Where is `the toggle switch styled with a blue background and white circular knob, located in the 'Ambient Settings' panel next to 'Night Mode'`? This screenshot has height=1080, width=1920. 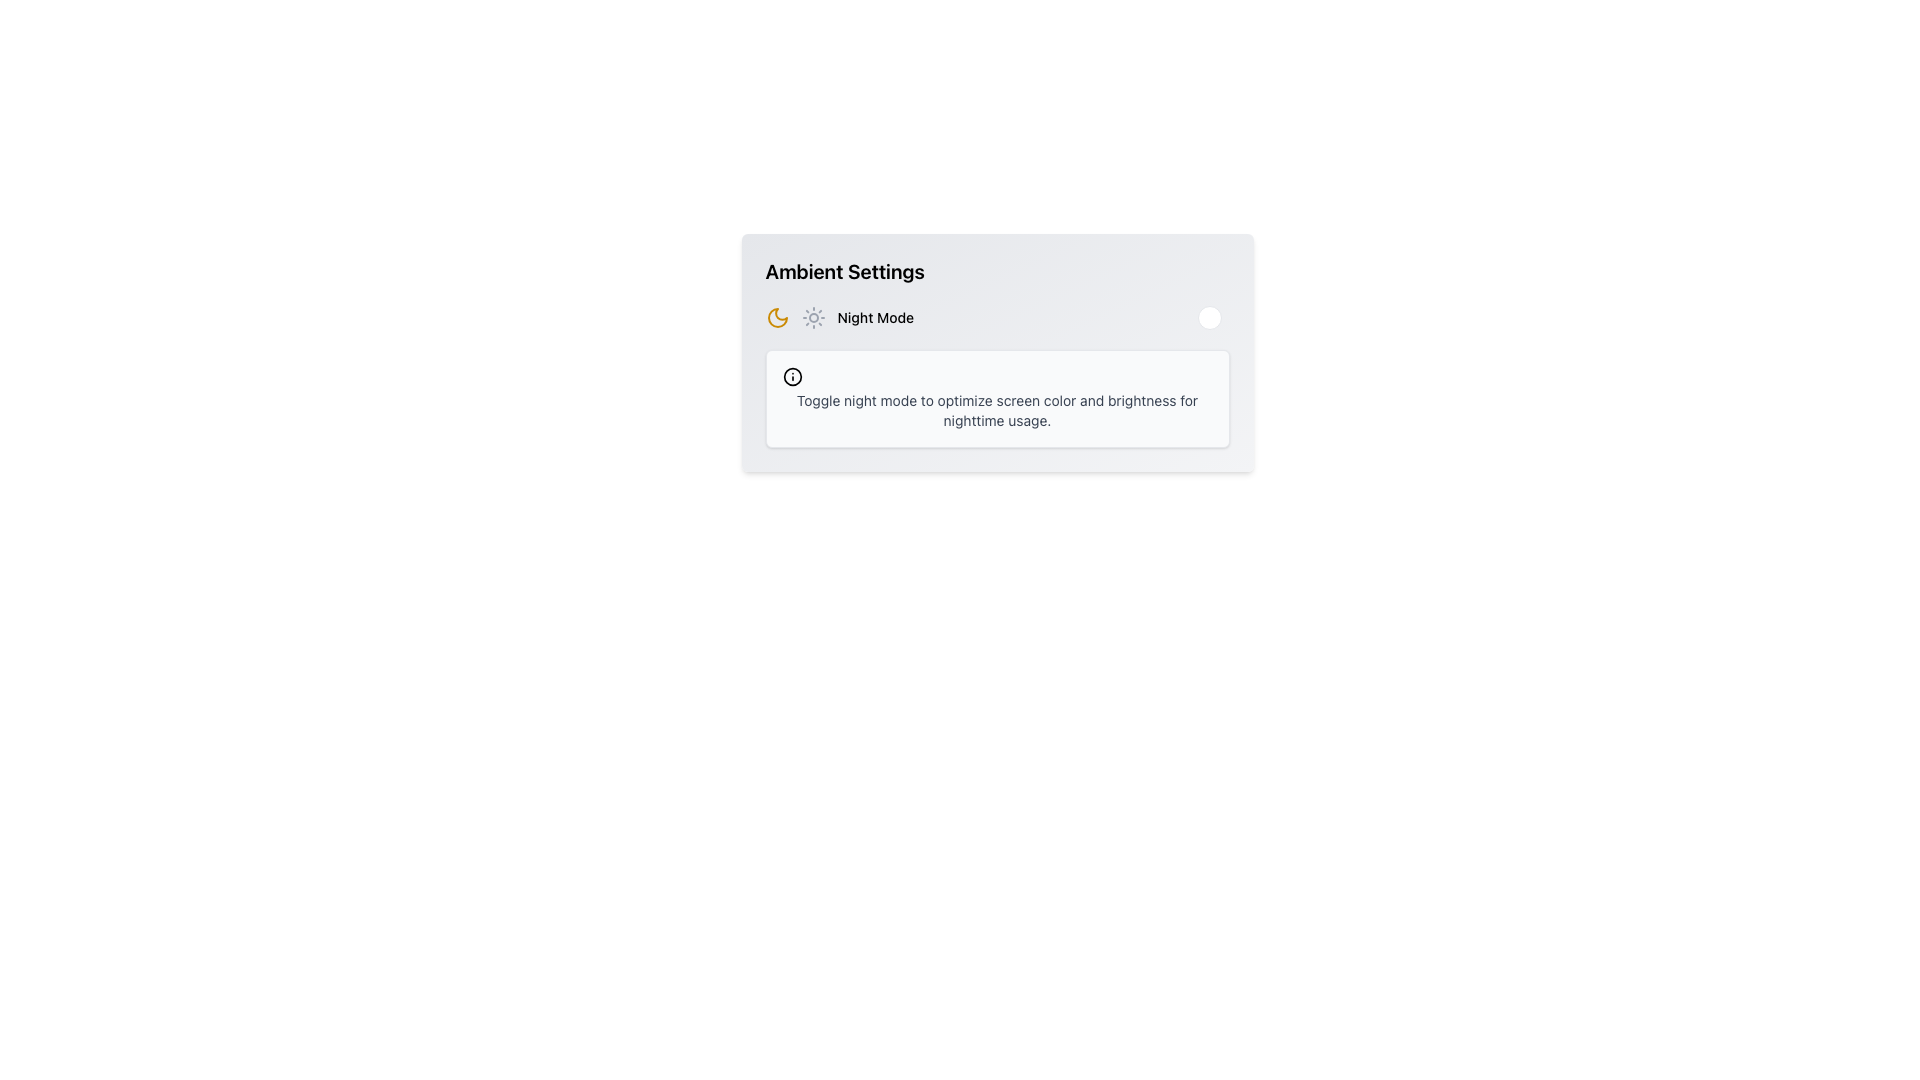 the toggle switch styled with a blue background and white circular knob, located in the 'Ambient Settings' panel next to 'Night Mode' is located at coordinates (1200, 316).